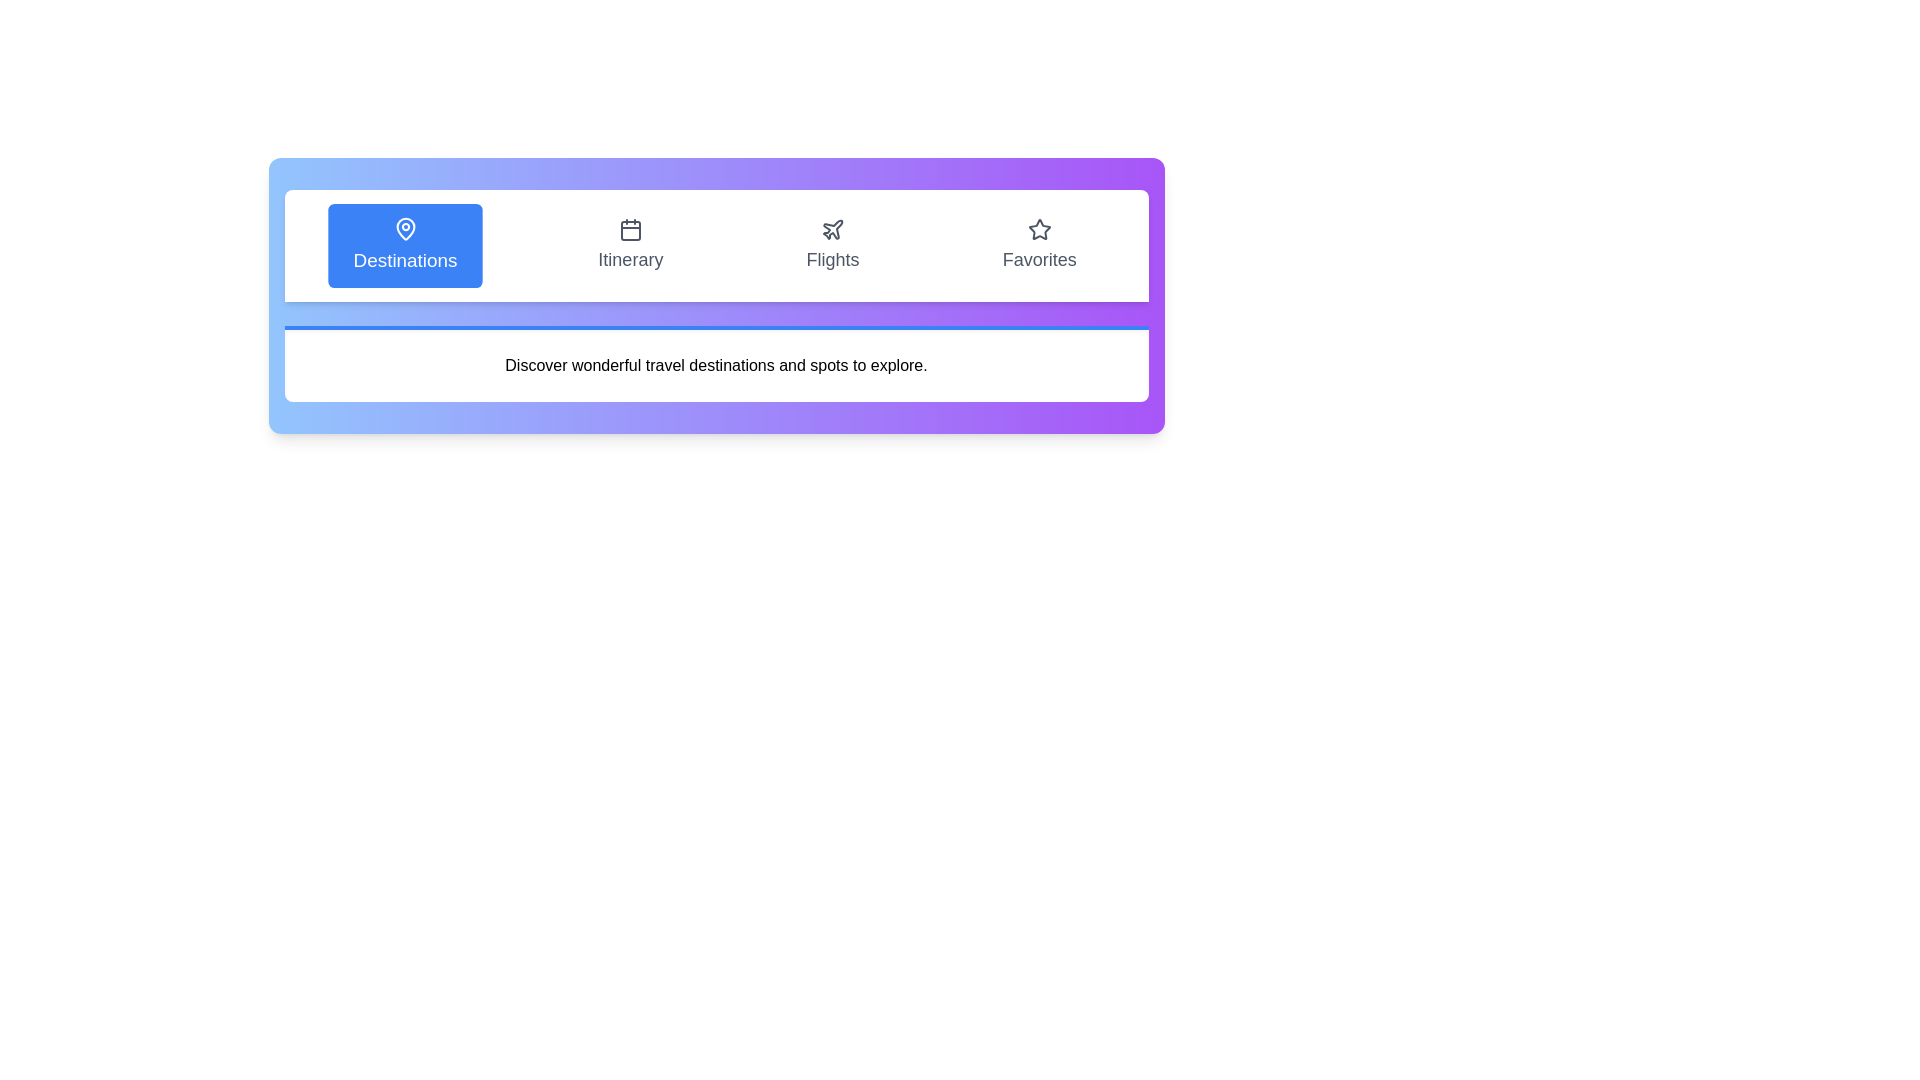 The height and width of the screenshot is (1080, 1920). What do you see at coordinates (629, 245) in the screenshot?
I see `the Itinerary tab to observe visual feedback` at bounding box center [629, 245].